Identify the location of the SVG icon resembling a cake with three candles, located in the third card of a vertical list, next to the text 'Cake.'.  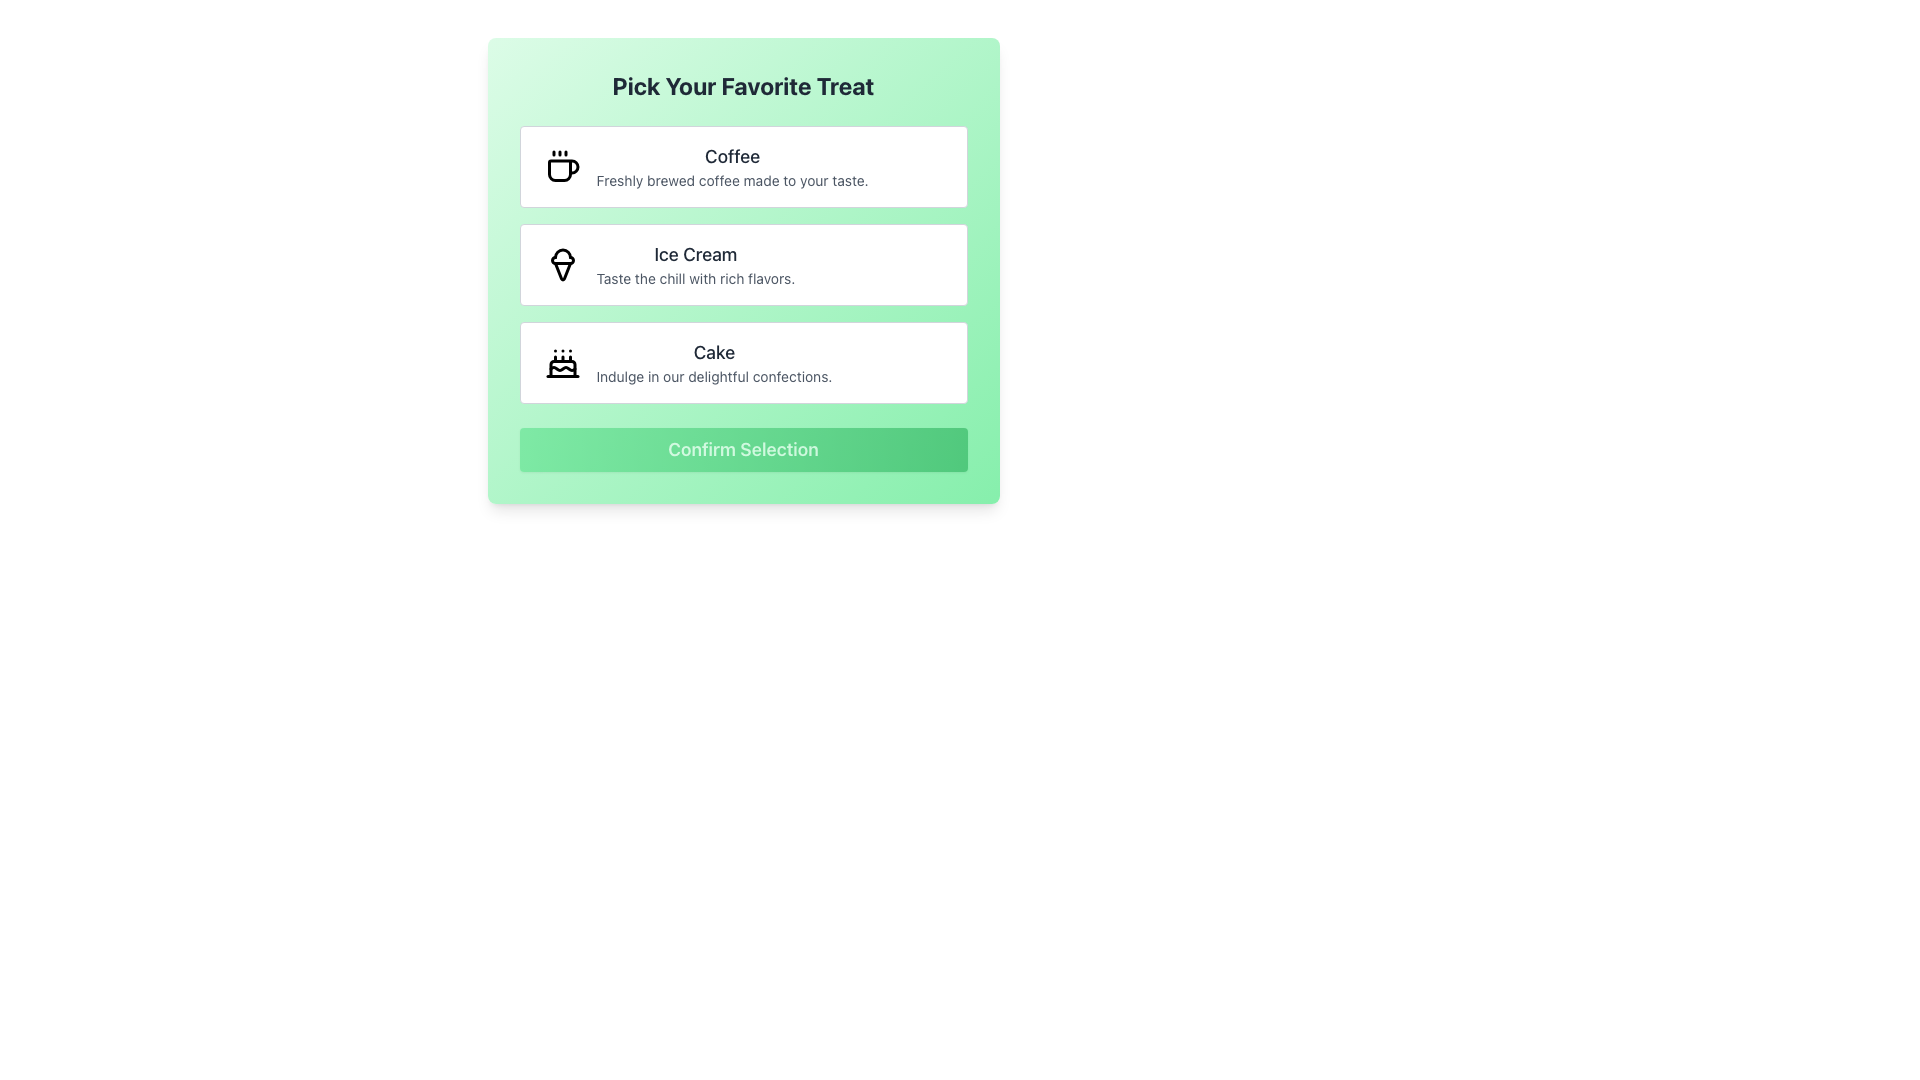
(561, 362).